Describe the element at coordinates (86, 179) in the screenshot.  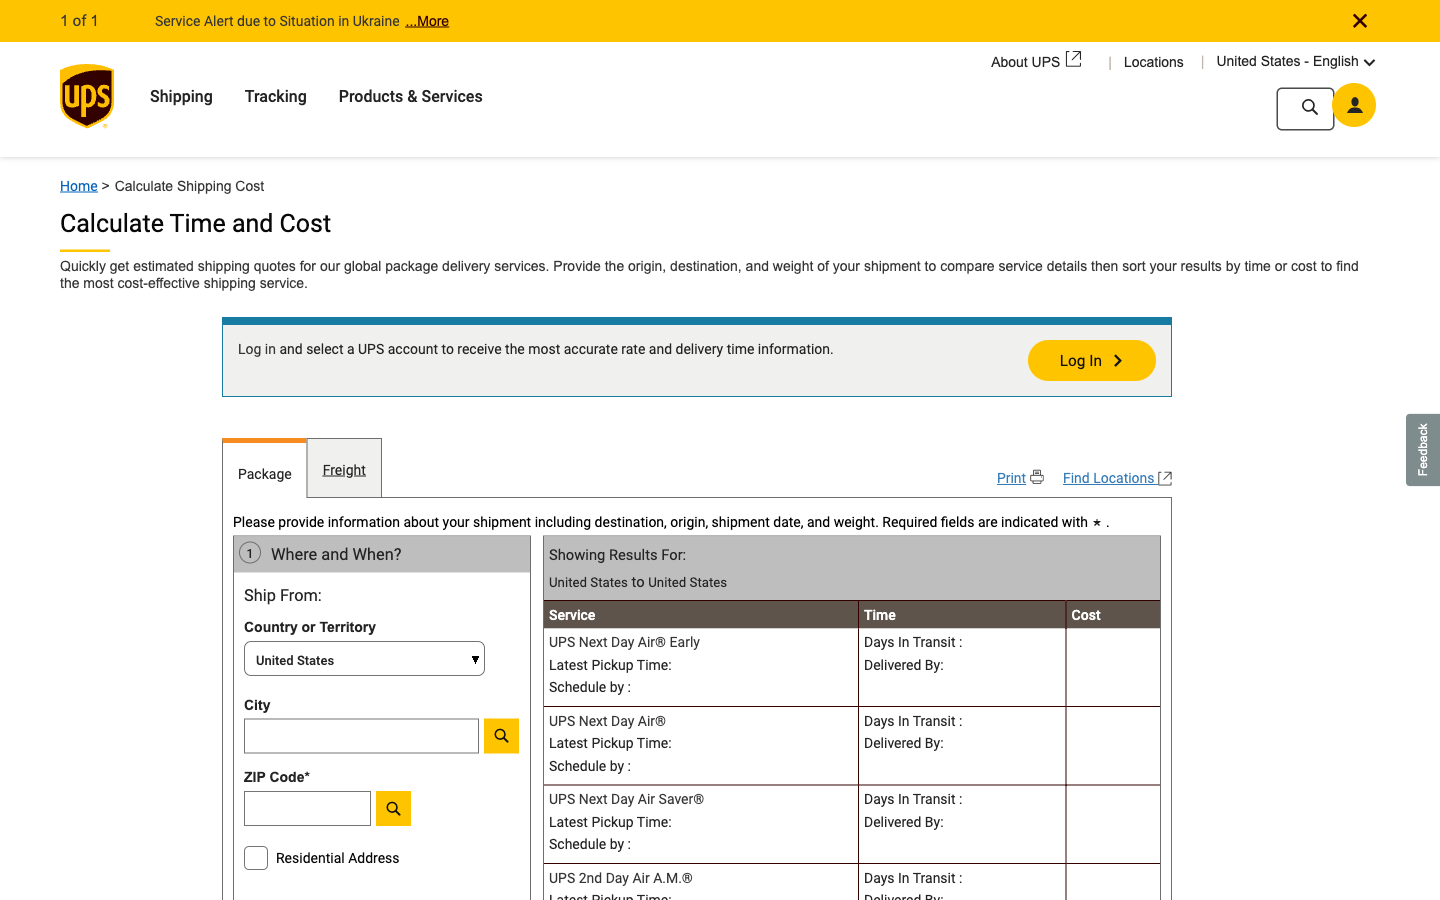
I see `main page` at that location.